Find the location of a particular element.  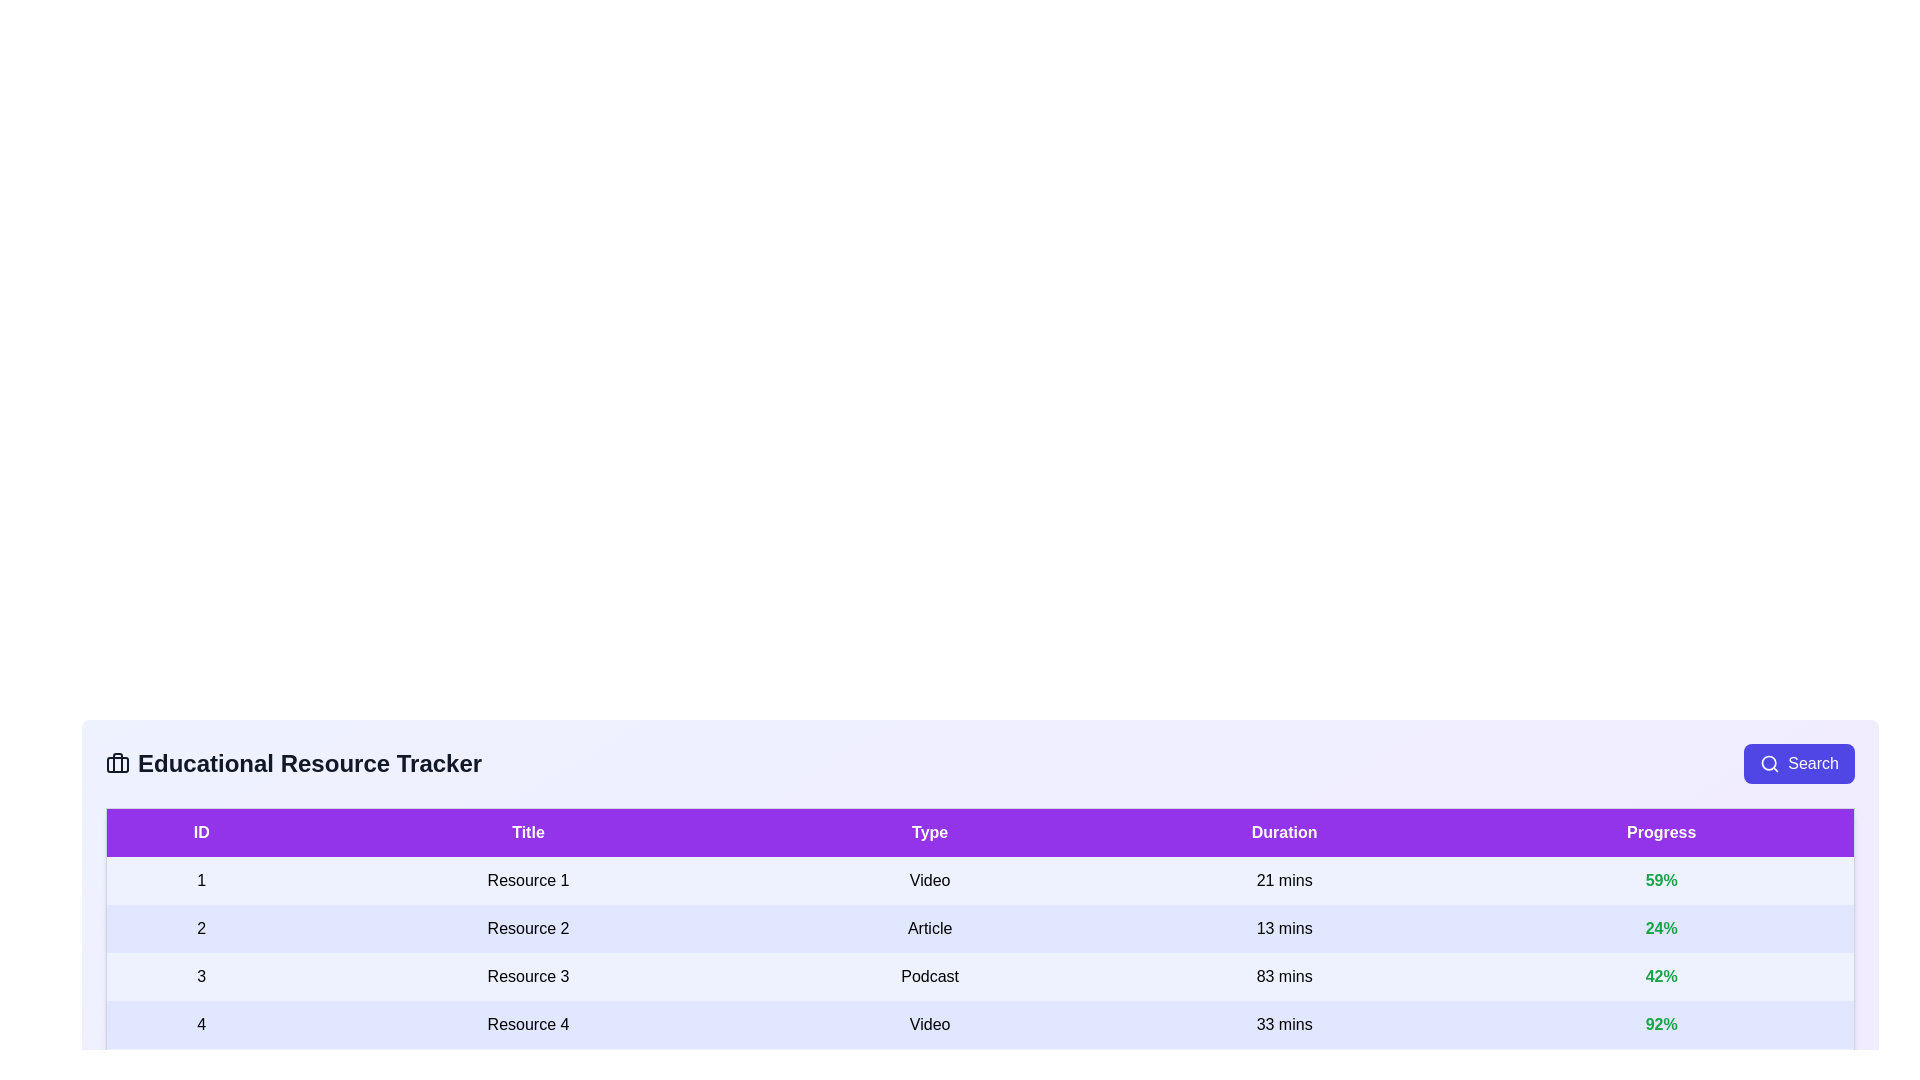

the column header Type to sort the resources by that column is located at coordinates (929, 832).